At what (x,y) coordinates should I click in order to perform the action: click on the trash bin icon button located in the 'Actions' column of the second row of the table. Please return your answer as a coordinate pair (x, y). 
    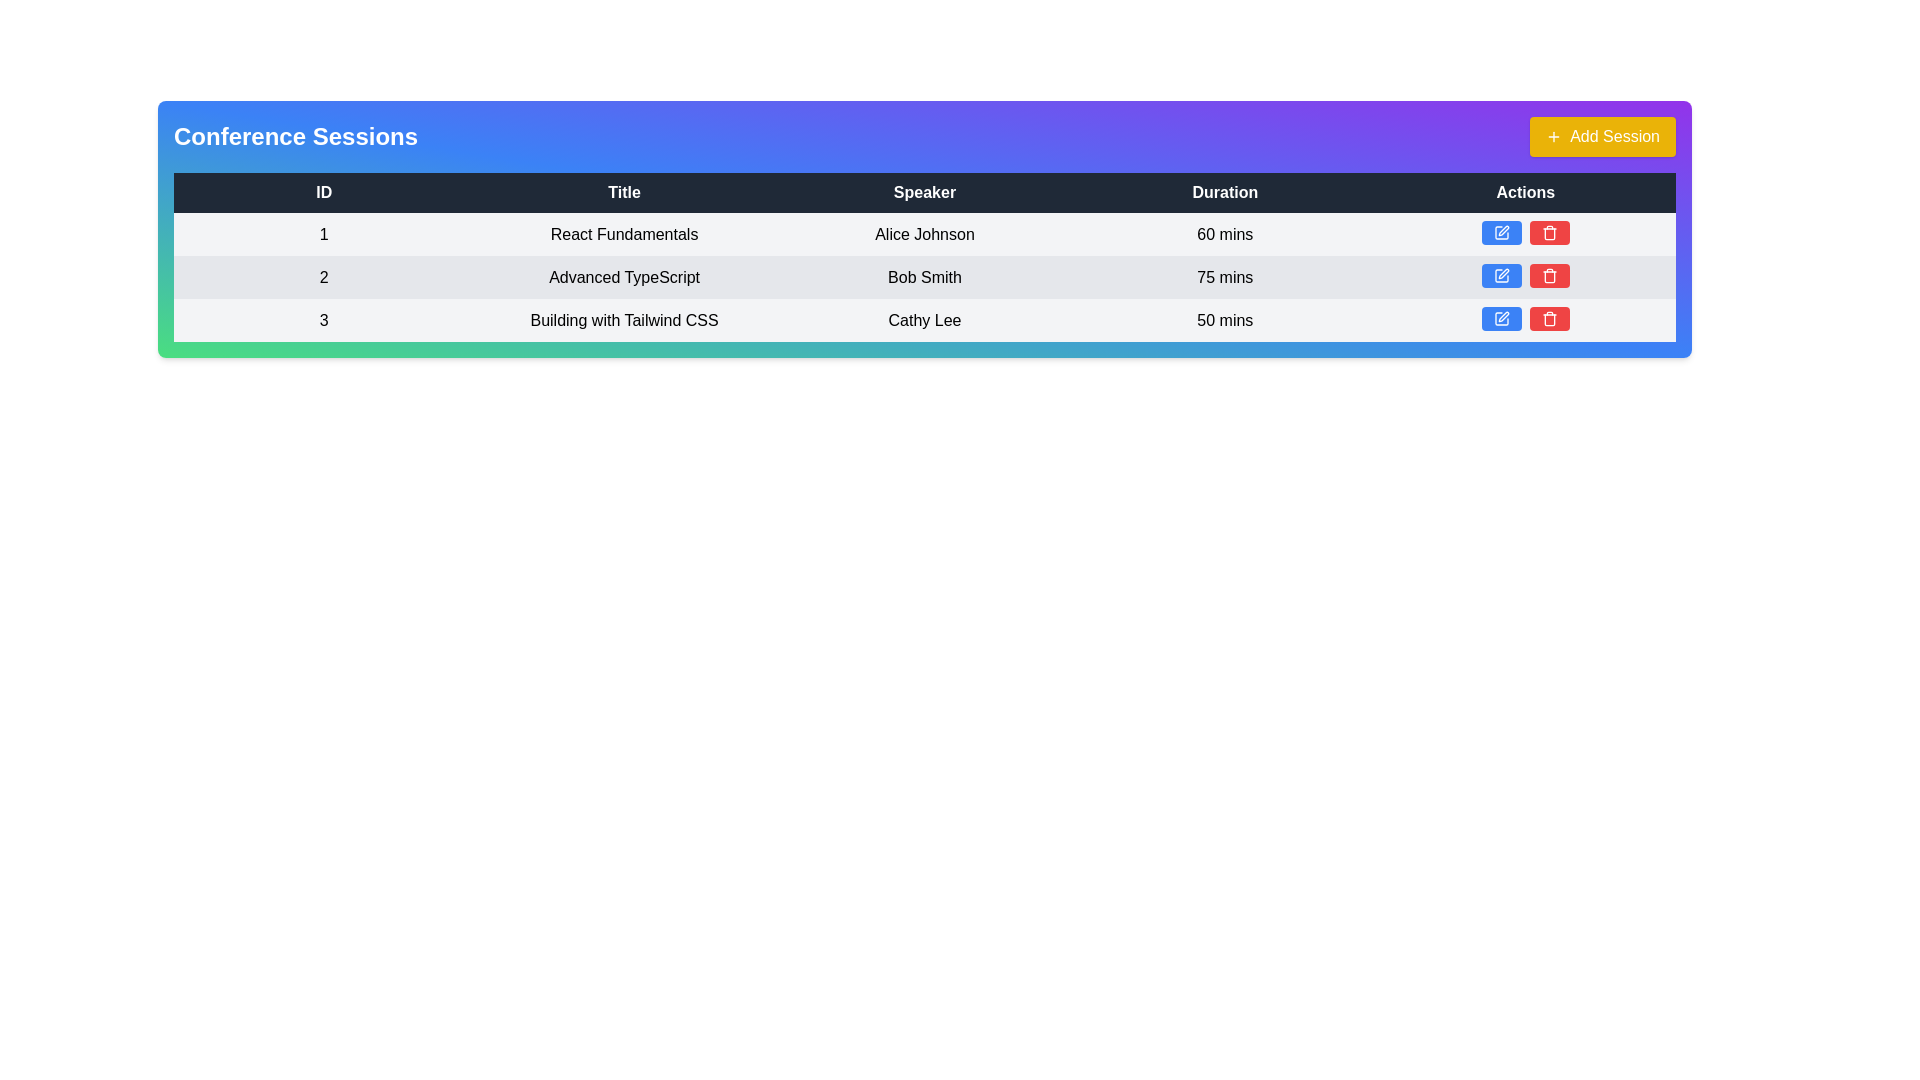
    Looking at the image, I should click on (1548, 276).